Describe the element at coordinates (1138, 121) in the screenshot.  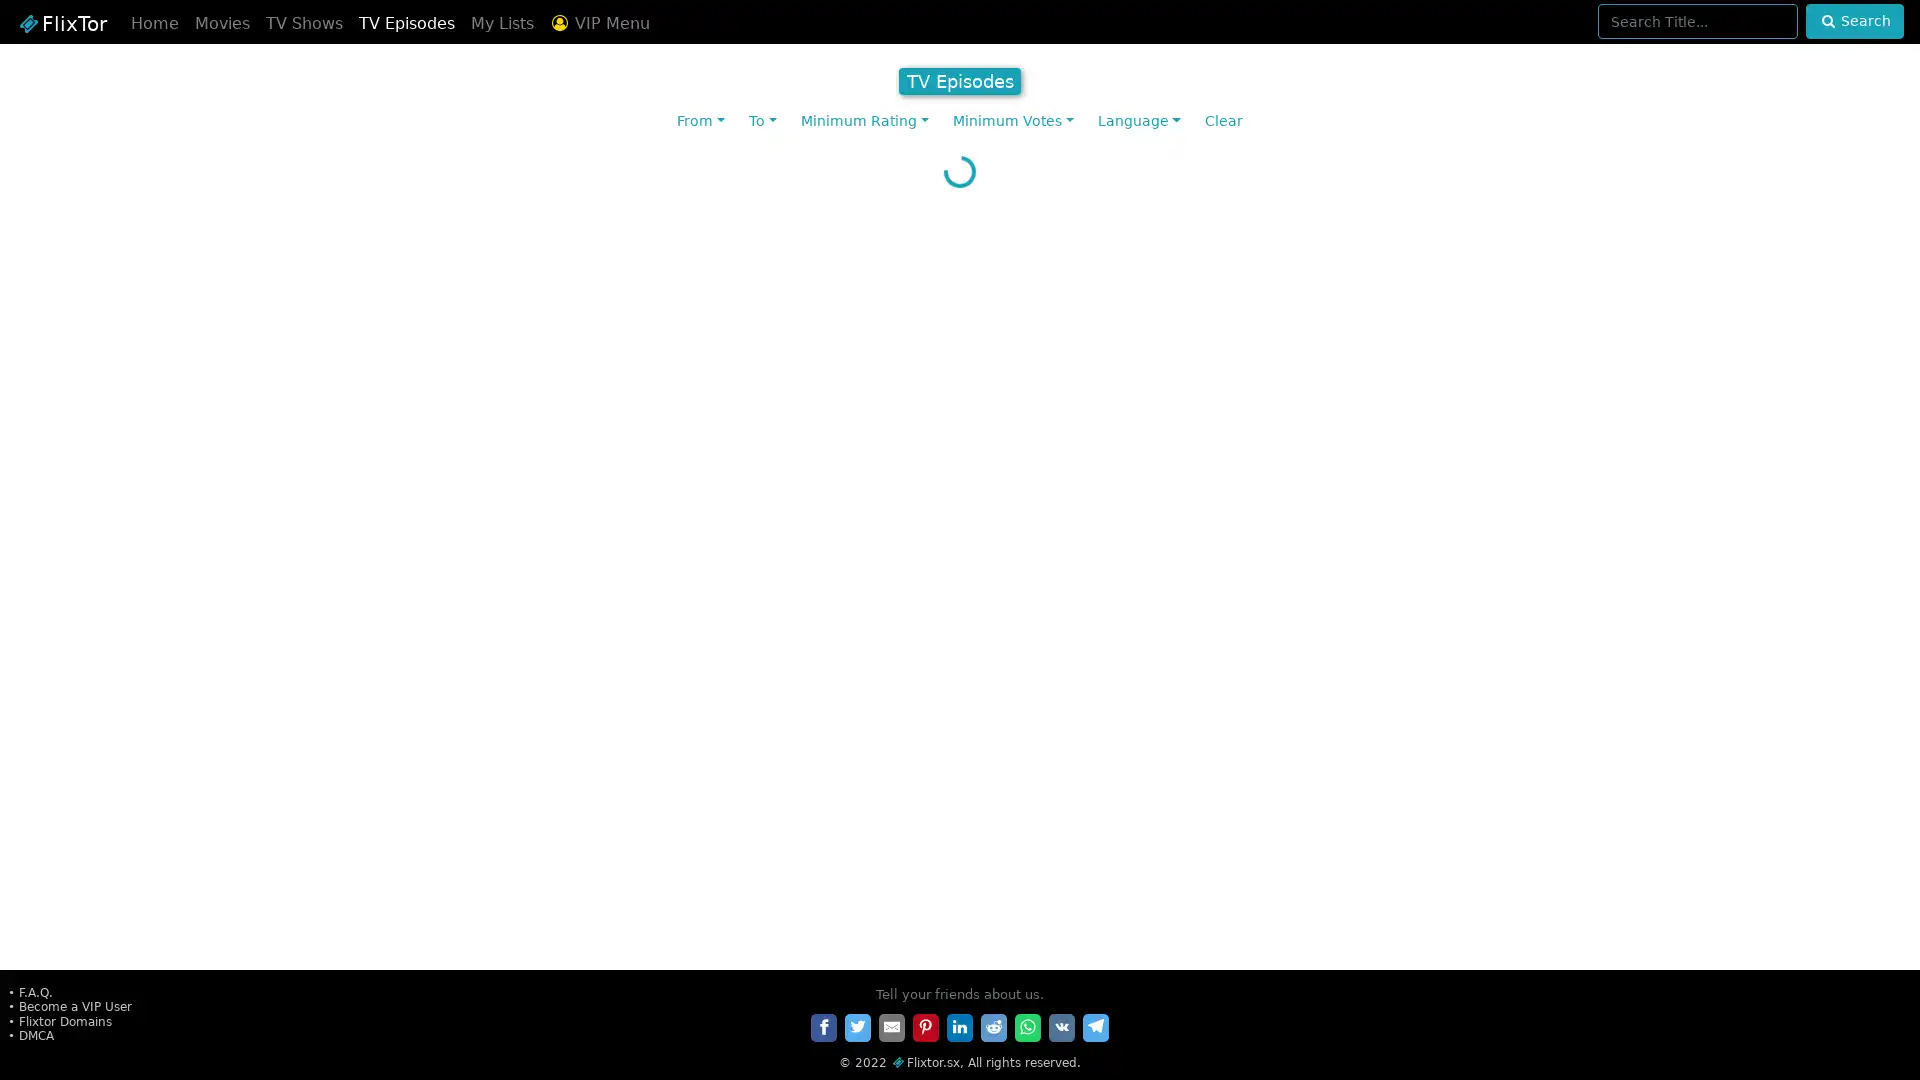
I see `Language` at that location.